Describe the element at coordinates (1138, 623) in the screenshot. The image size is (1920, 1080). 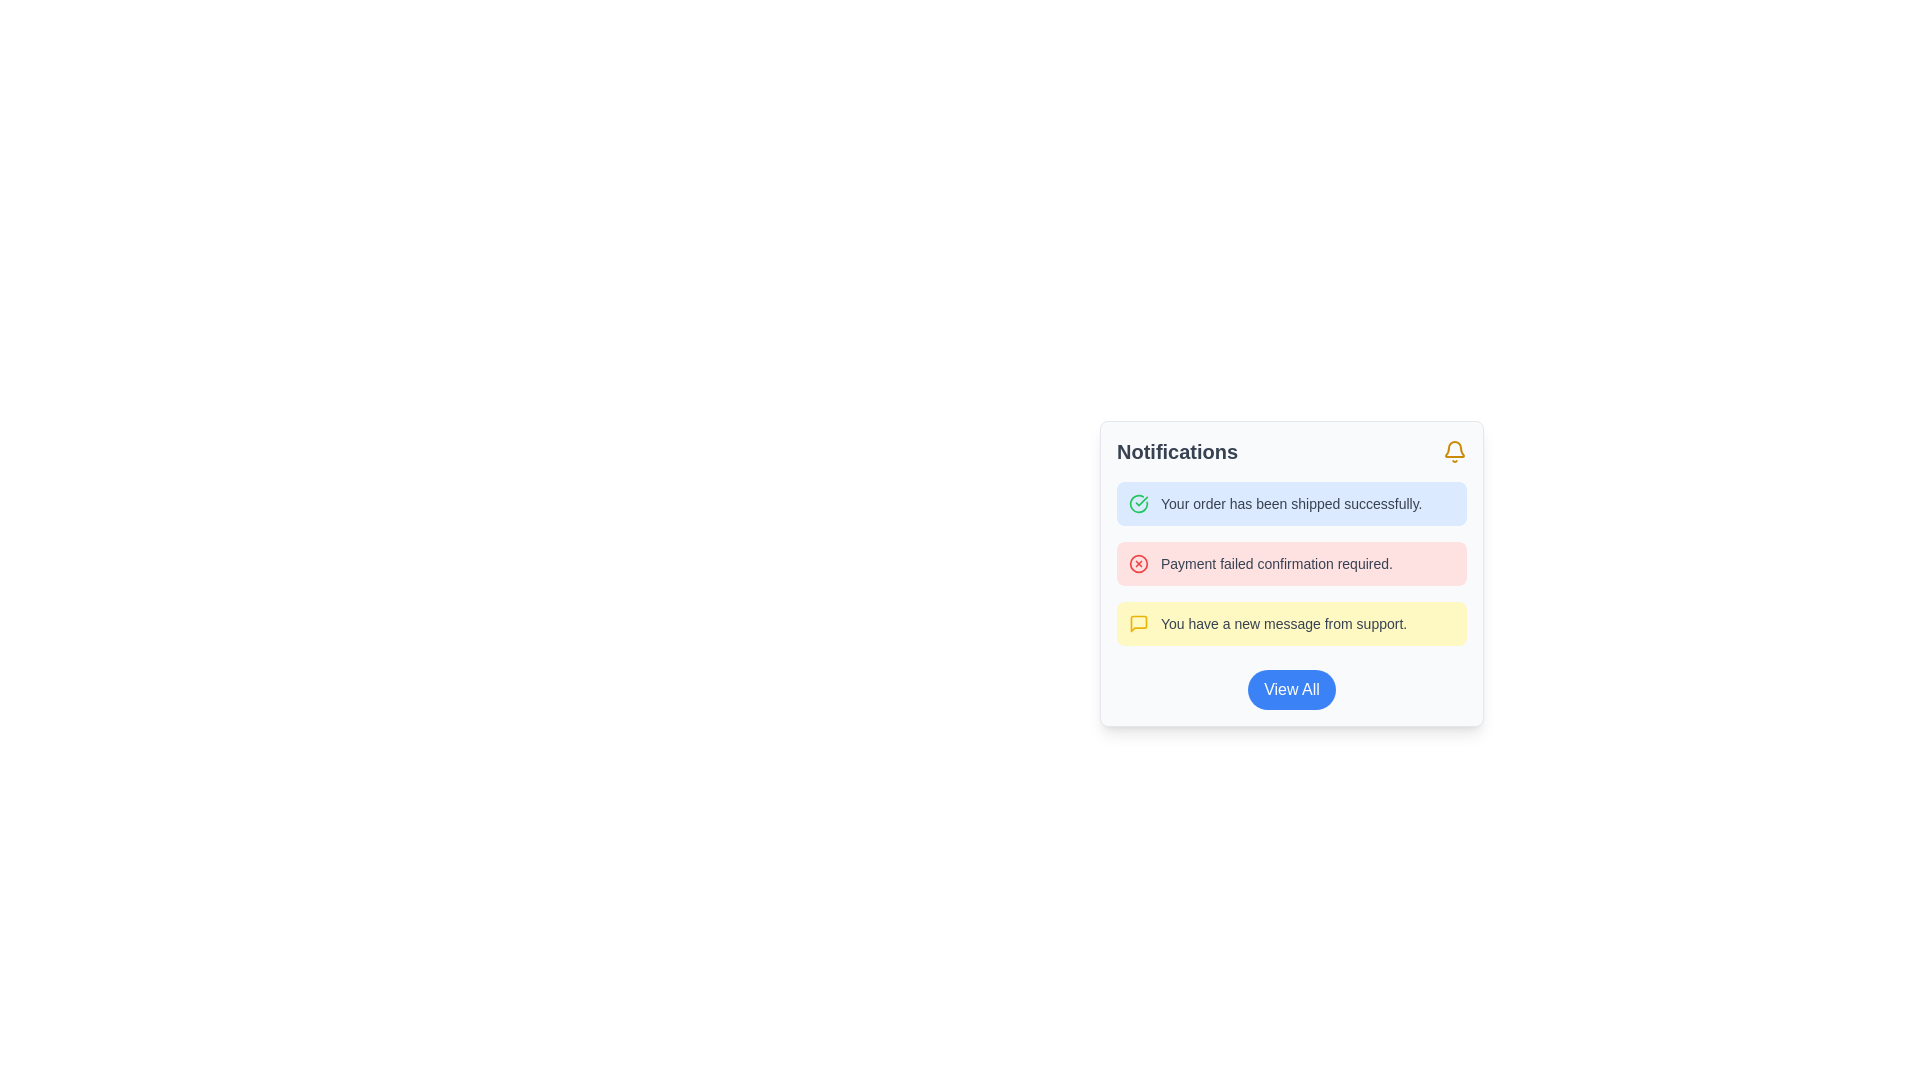
I see `the yellow speech bubble icon that indicates a new message from support, which is located in the notification list` at that location.